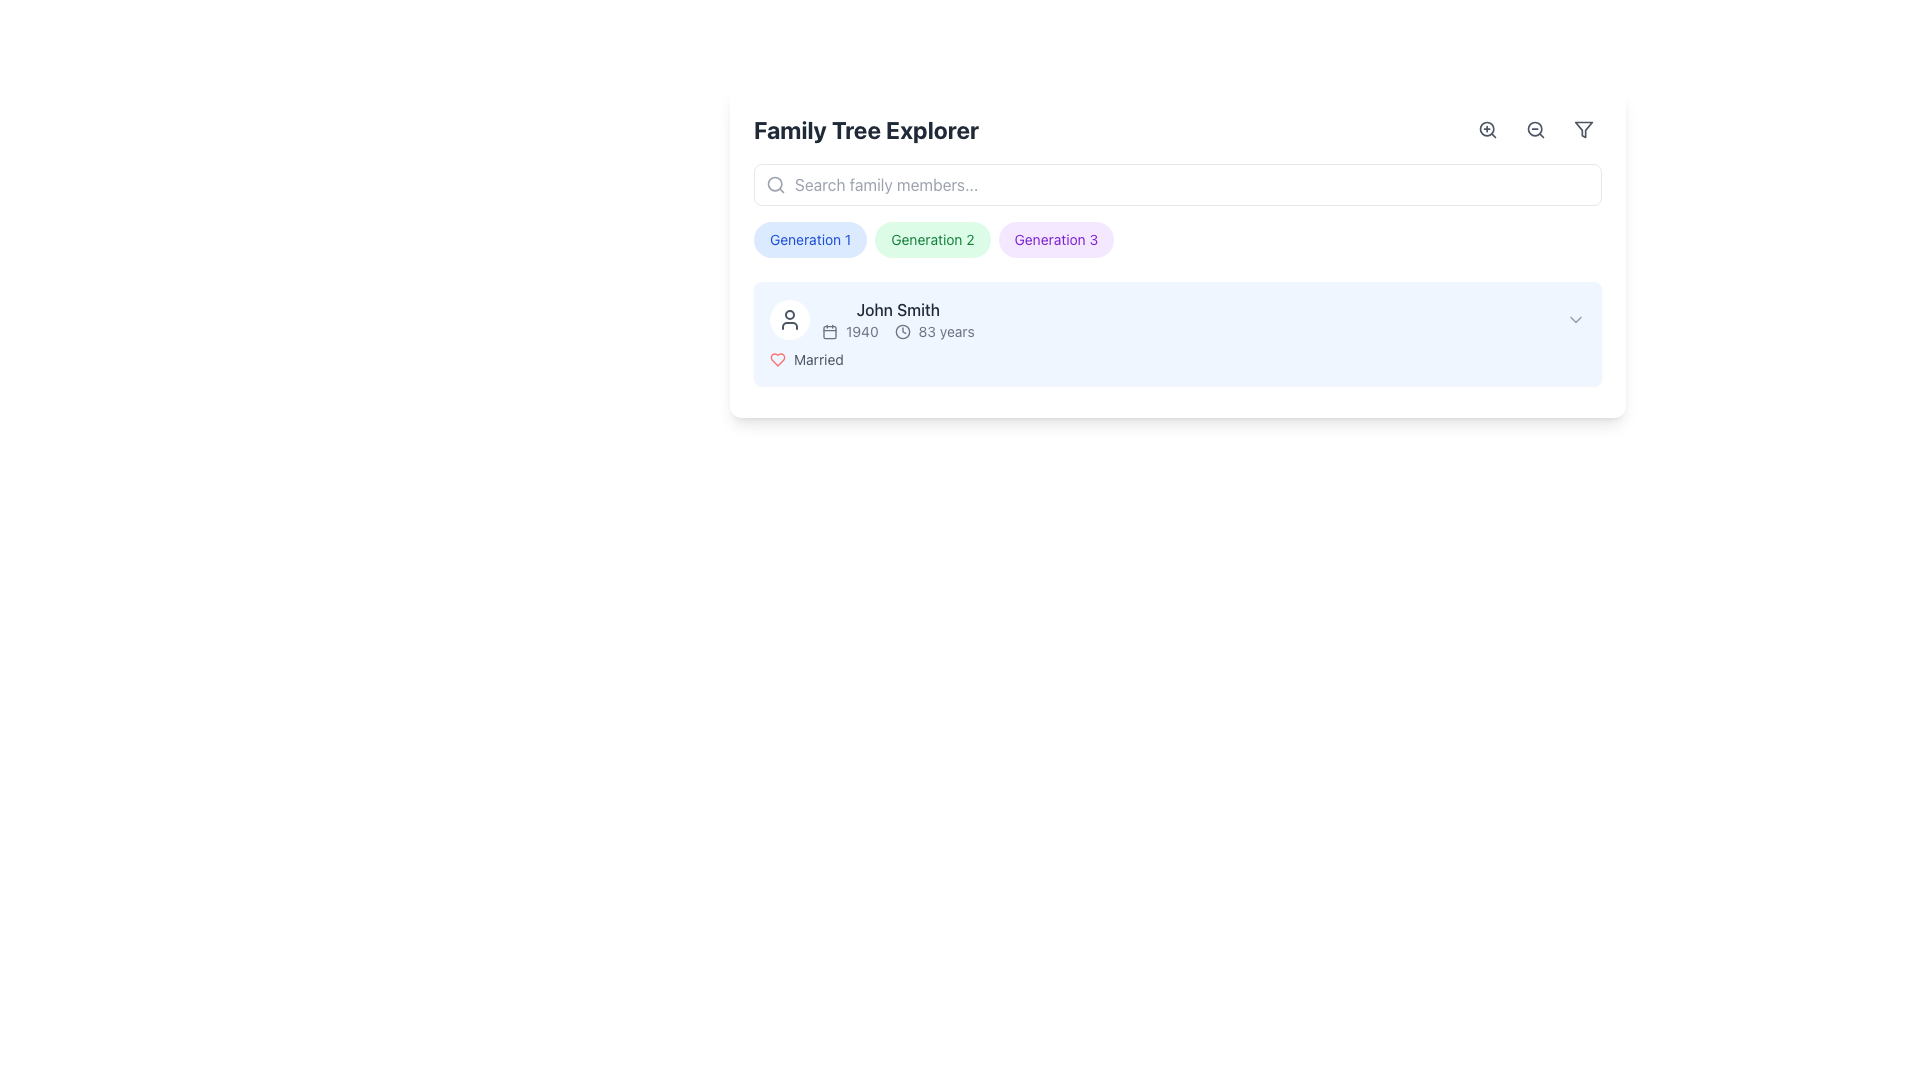  Describe the element at coordinates (872, 319) in the screenshot. I see `the Information Card displaying user details such as name, birth year, and age, located in the left part of a centralized horizontal section` at that location.